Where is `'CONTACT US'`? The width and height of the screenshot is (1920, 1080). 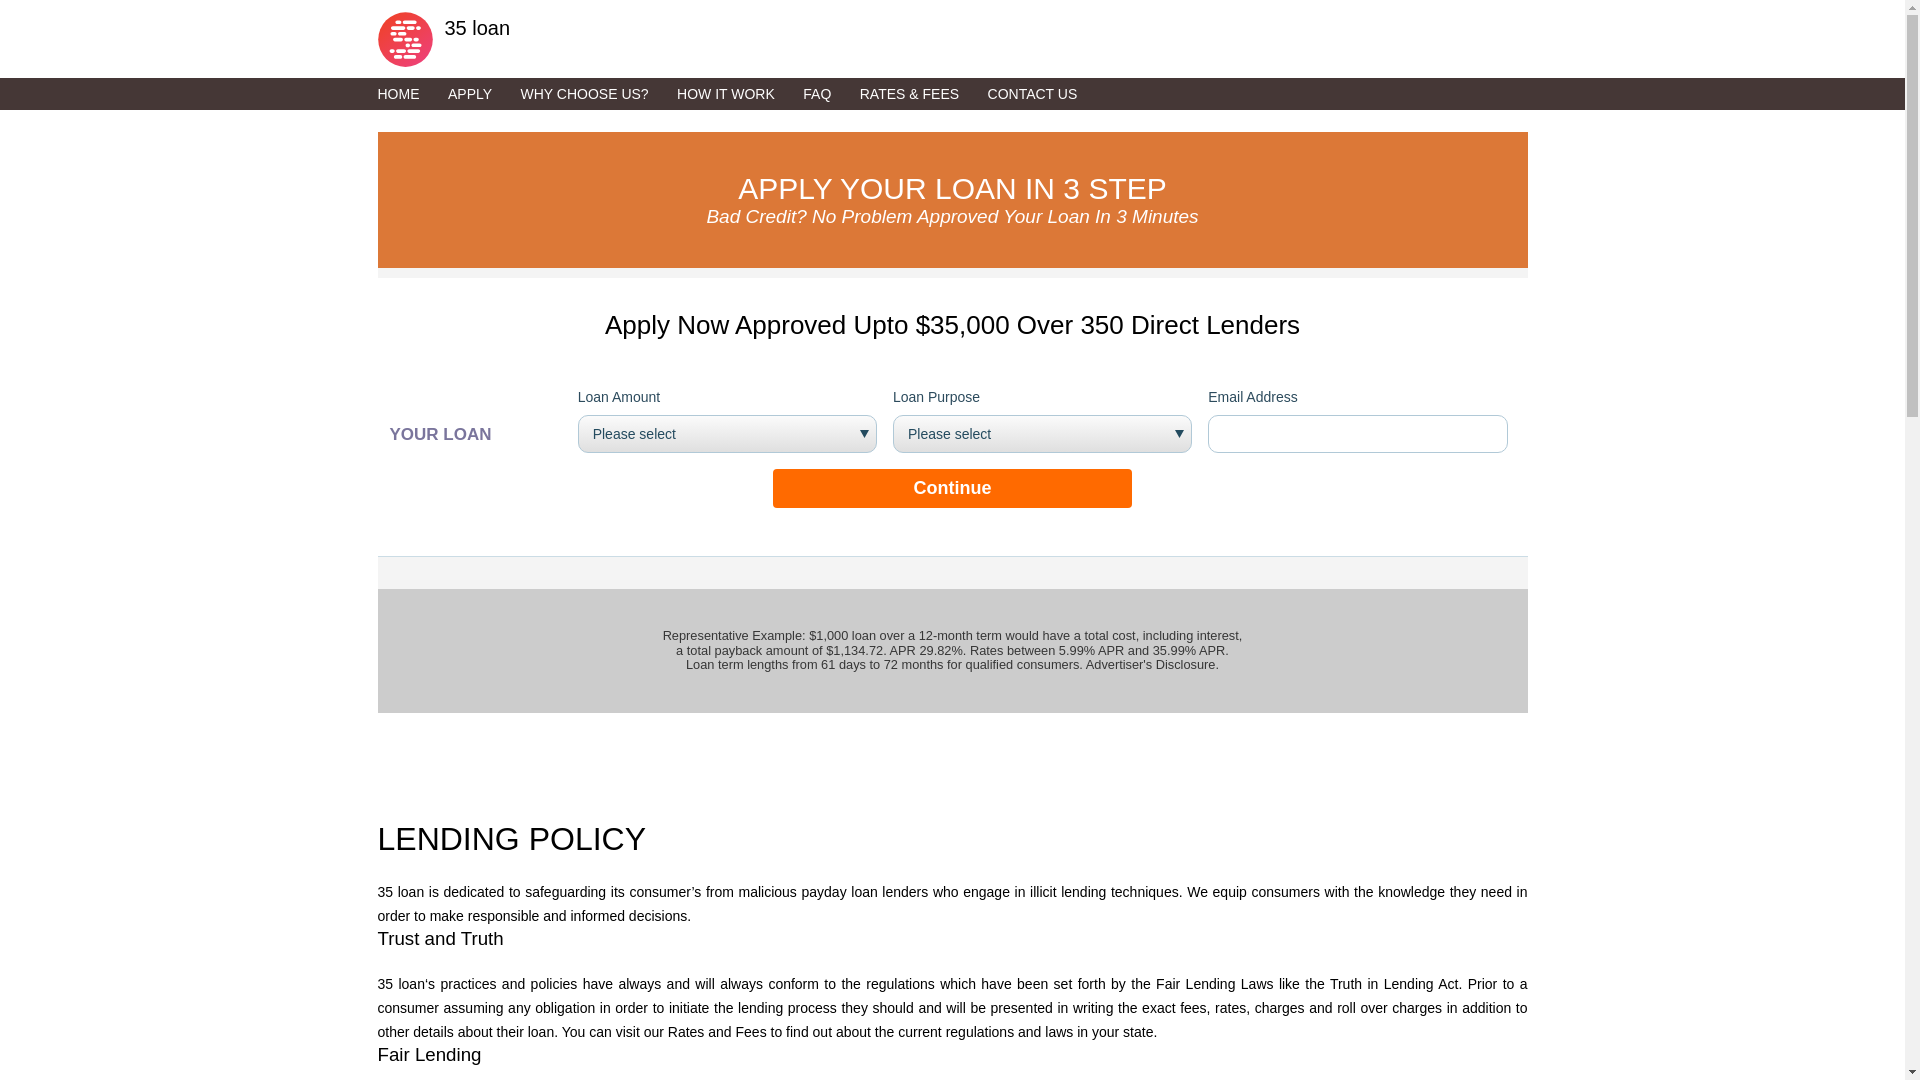
'CONTACT US' is located at coordinates (1044, 93).